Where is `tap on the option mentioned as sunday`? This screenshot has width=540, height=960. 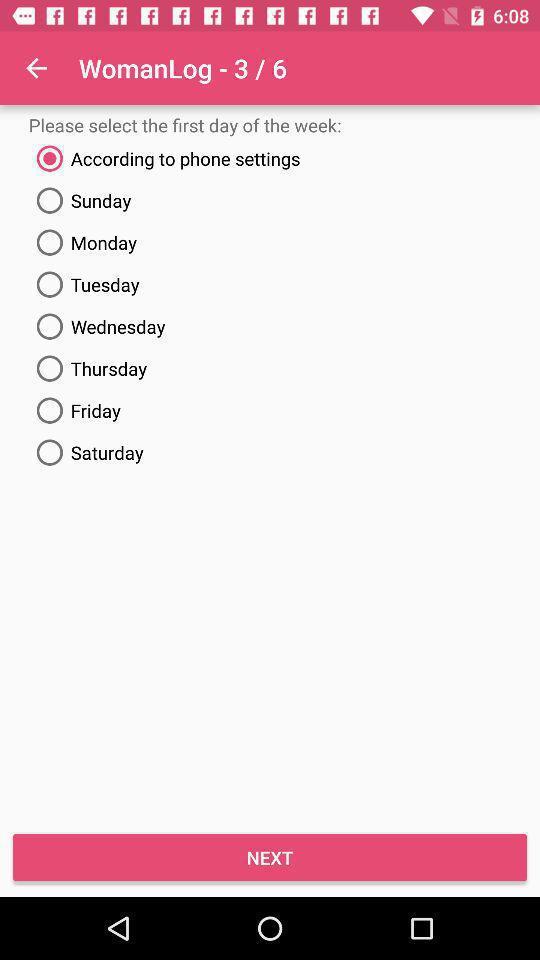
tap on the option mentioned as sunday is located at coordinates (270, 201).